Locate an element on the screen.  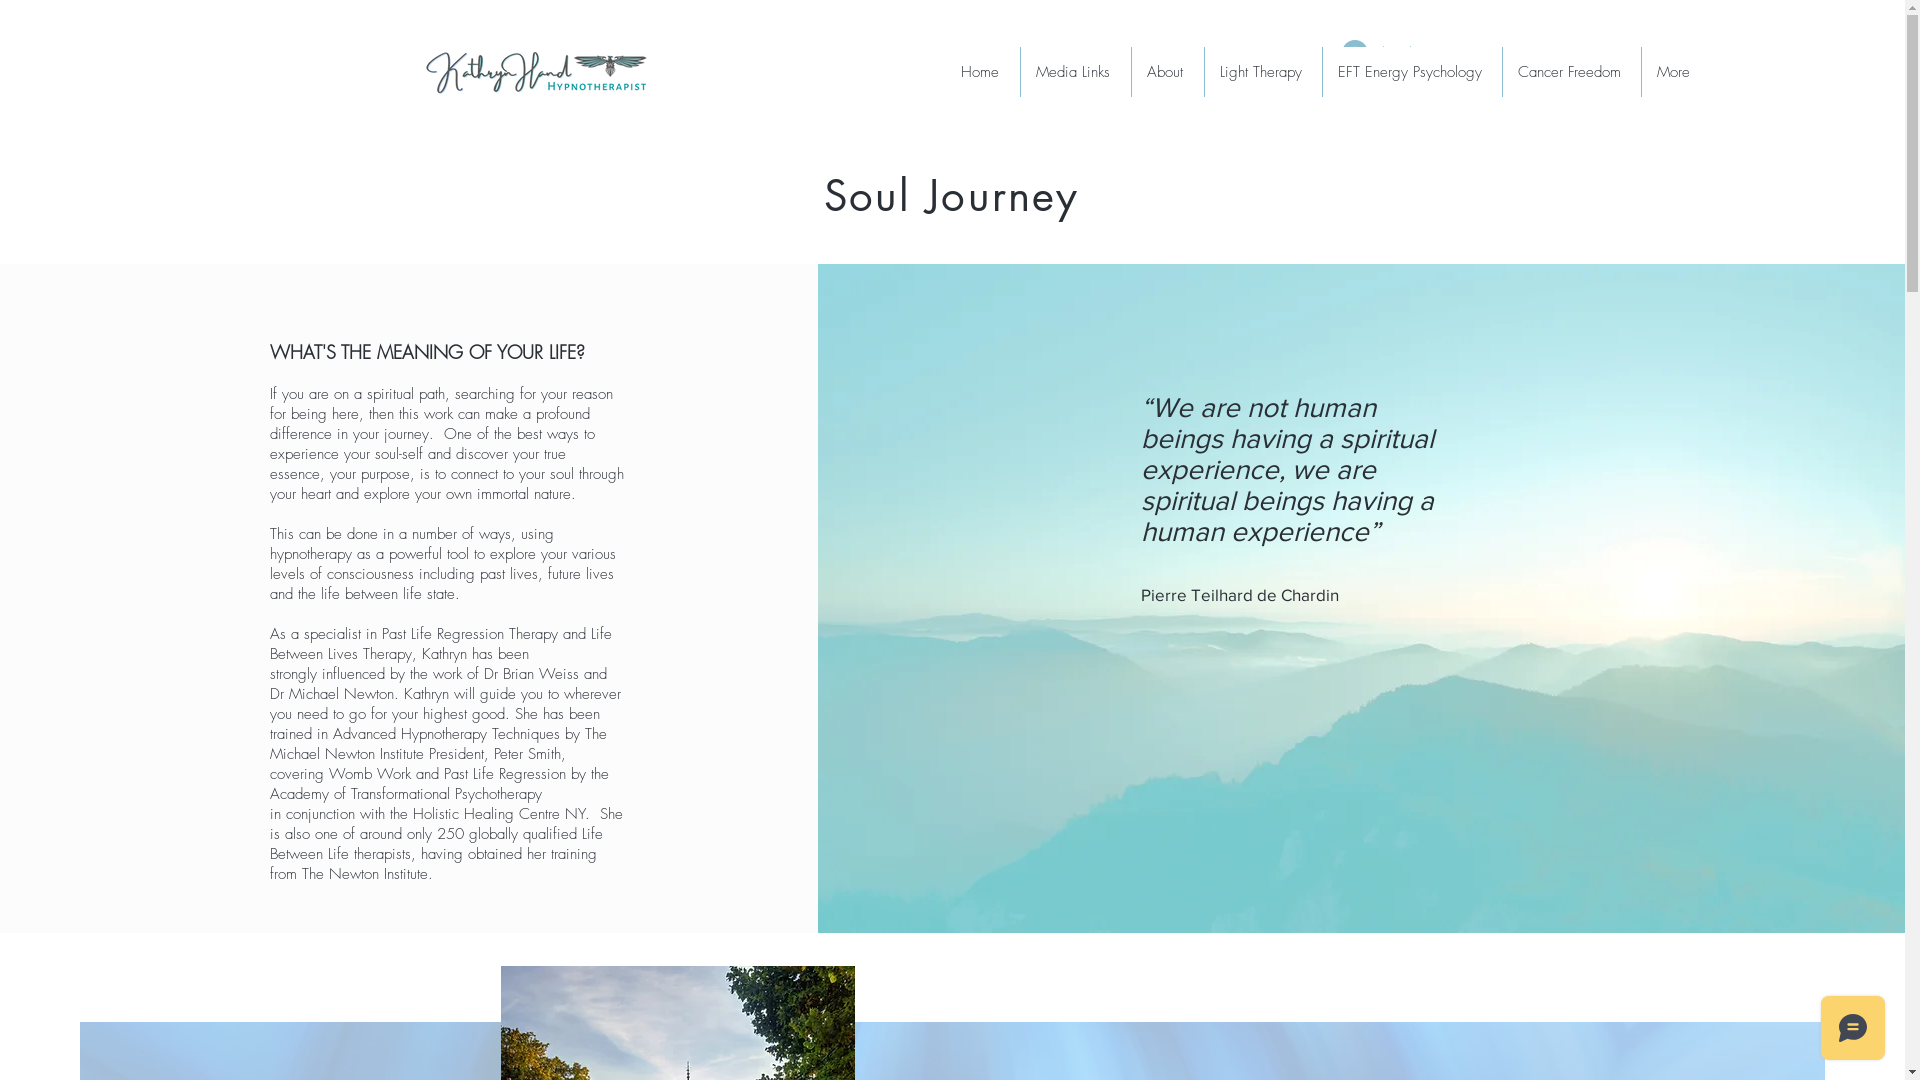
'Media Links' is located at coordinates (1074, 71).